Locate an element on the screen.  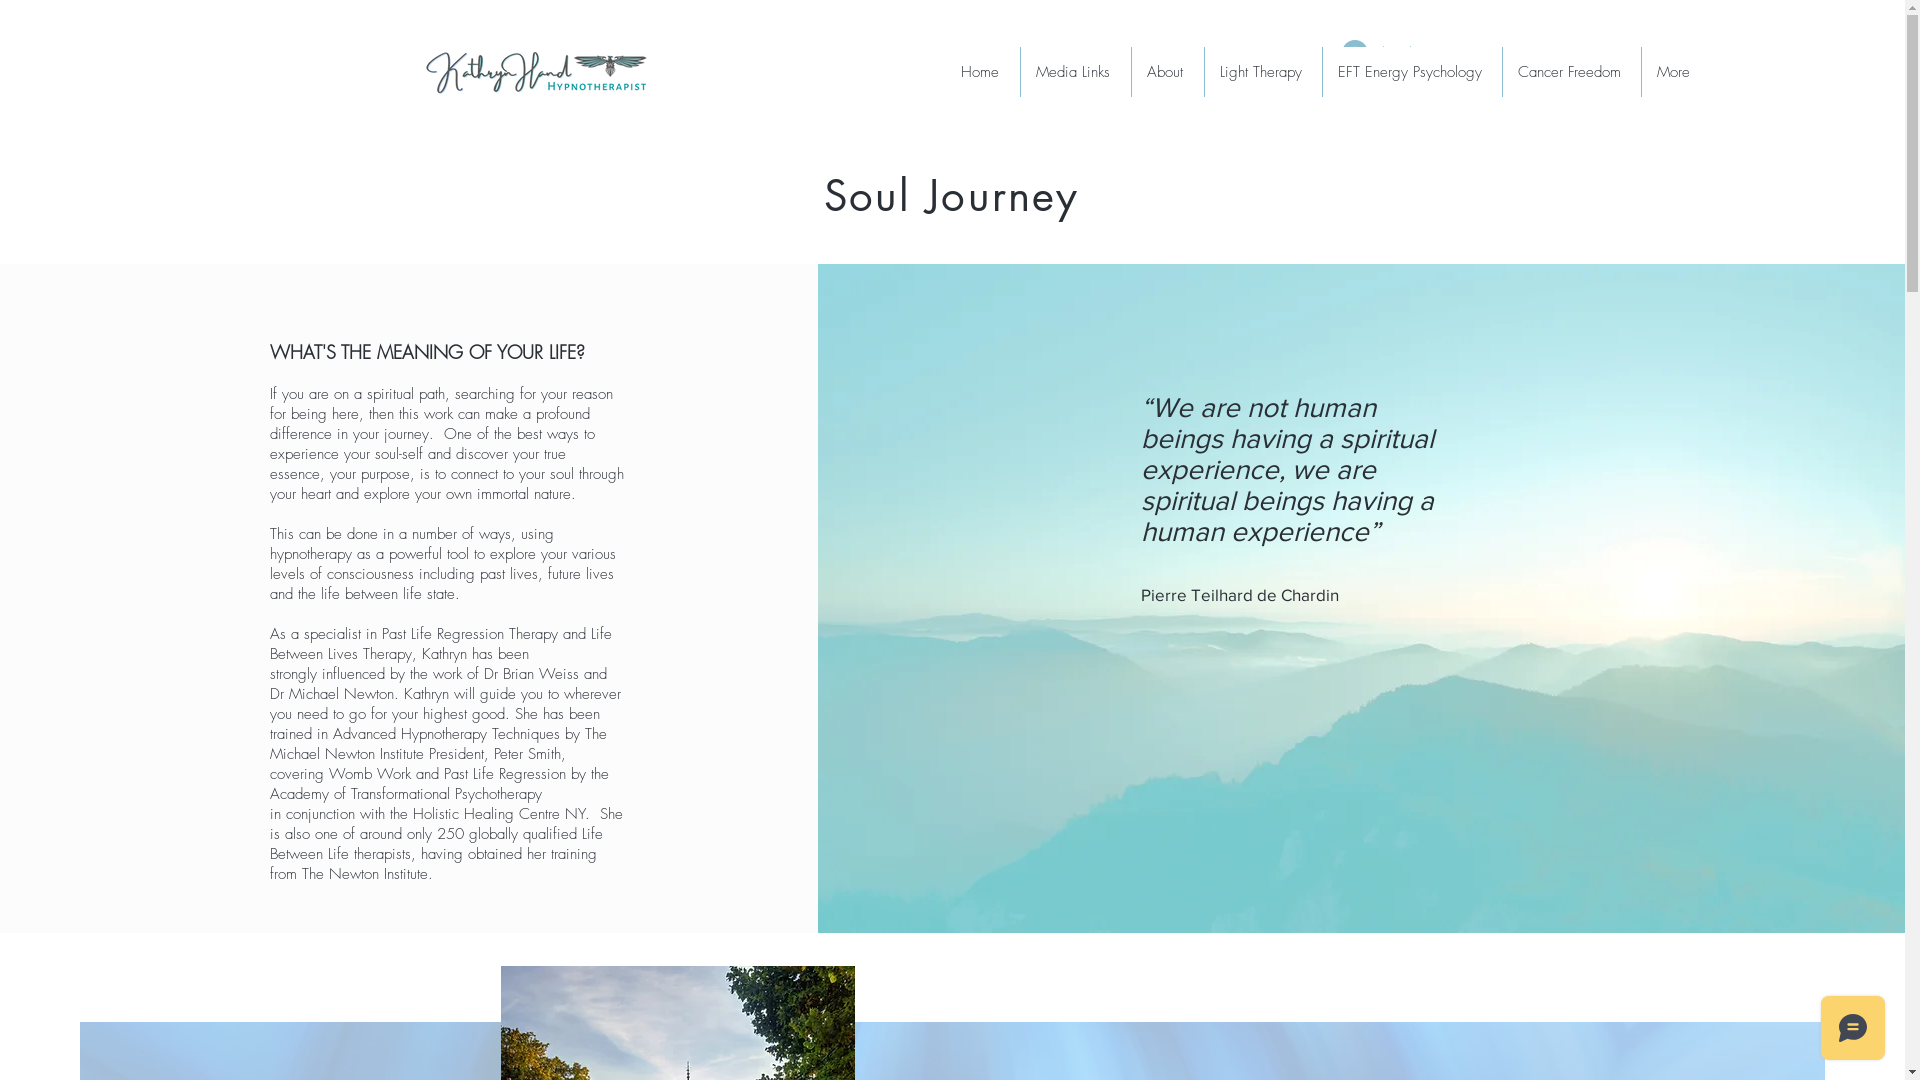
'Media Links' is located at coordinates (1074, 71).